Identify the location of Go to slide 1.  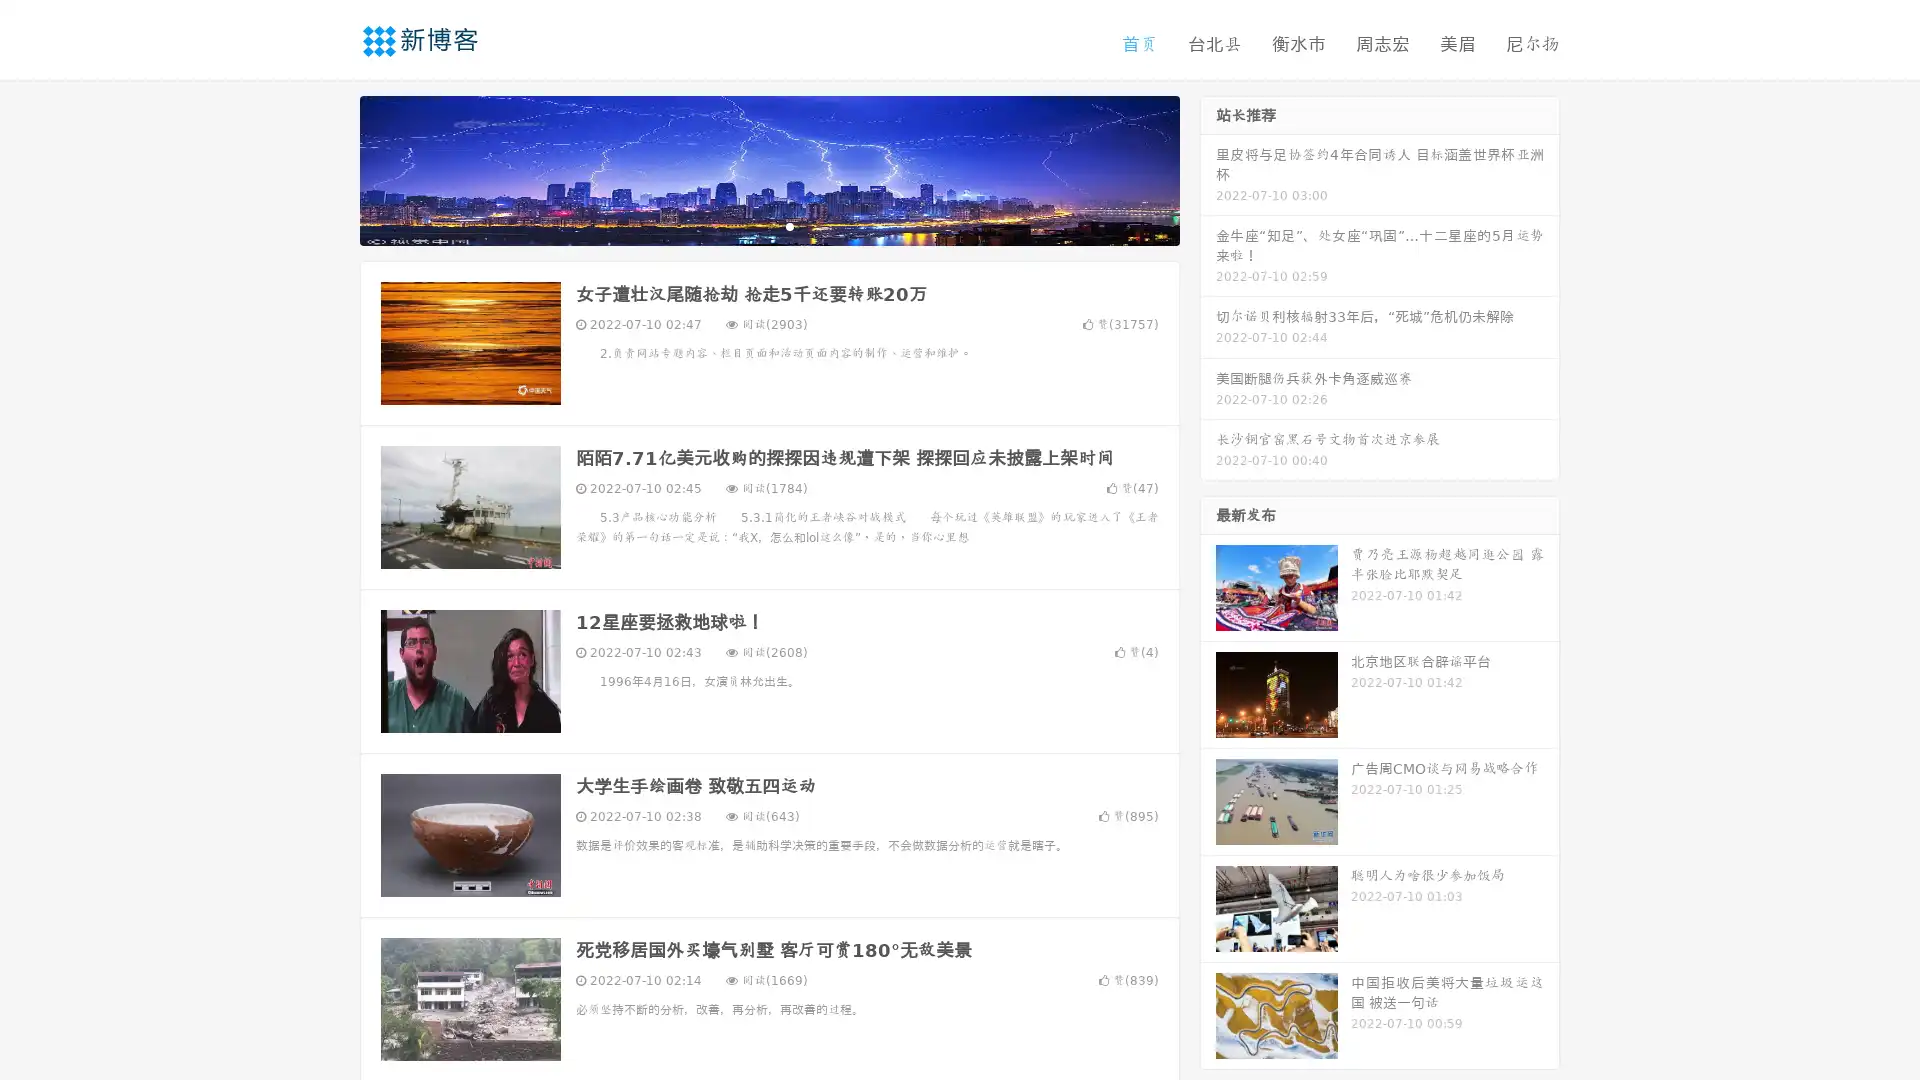
(748, 225).